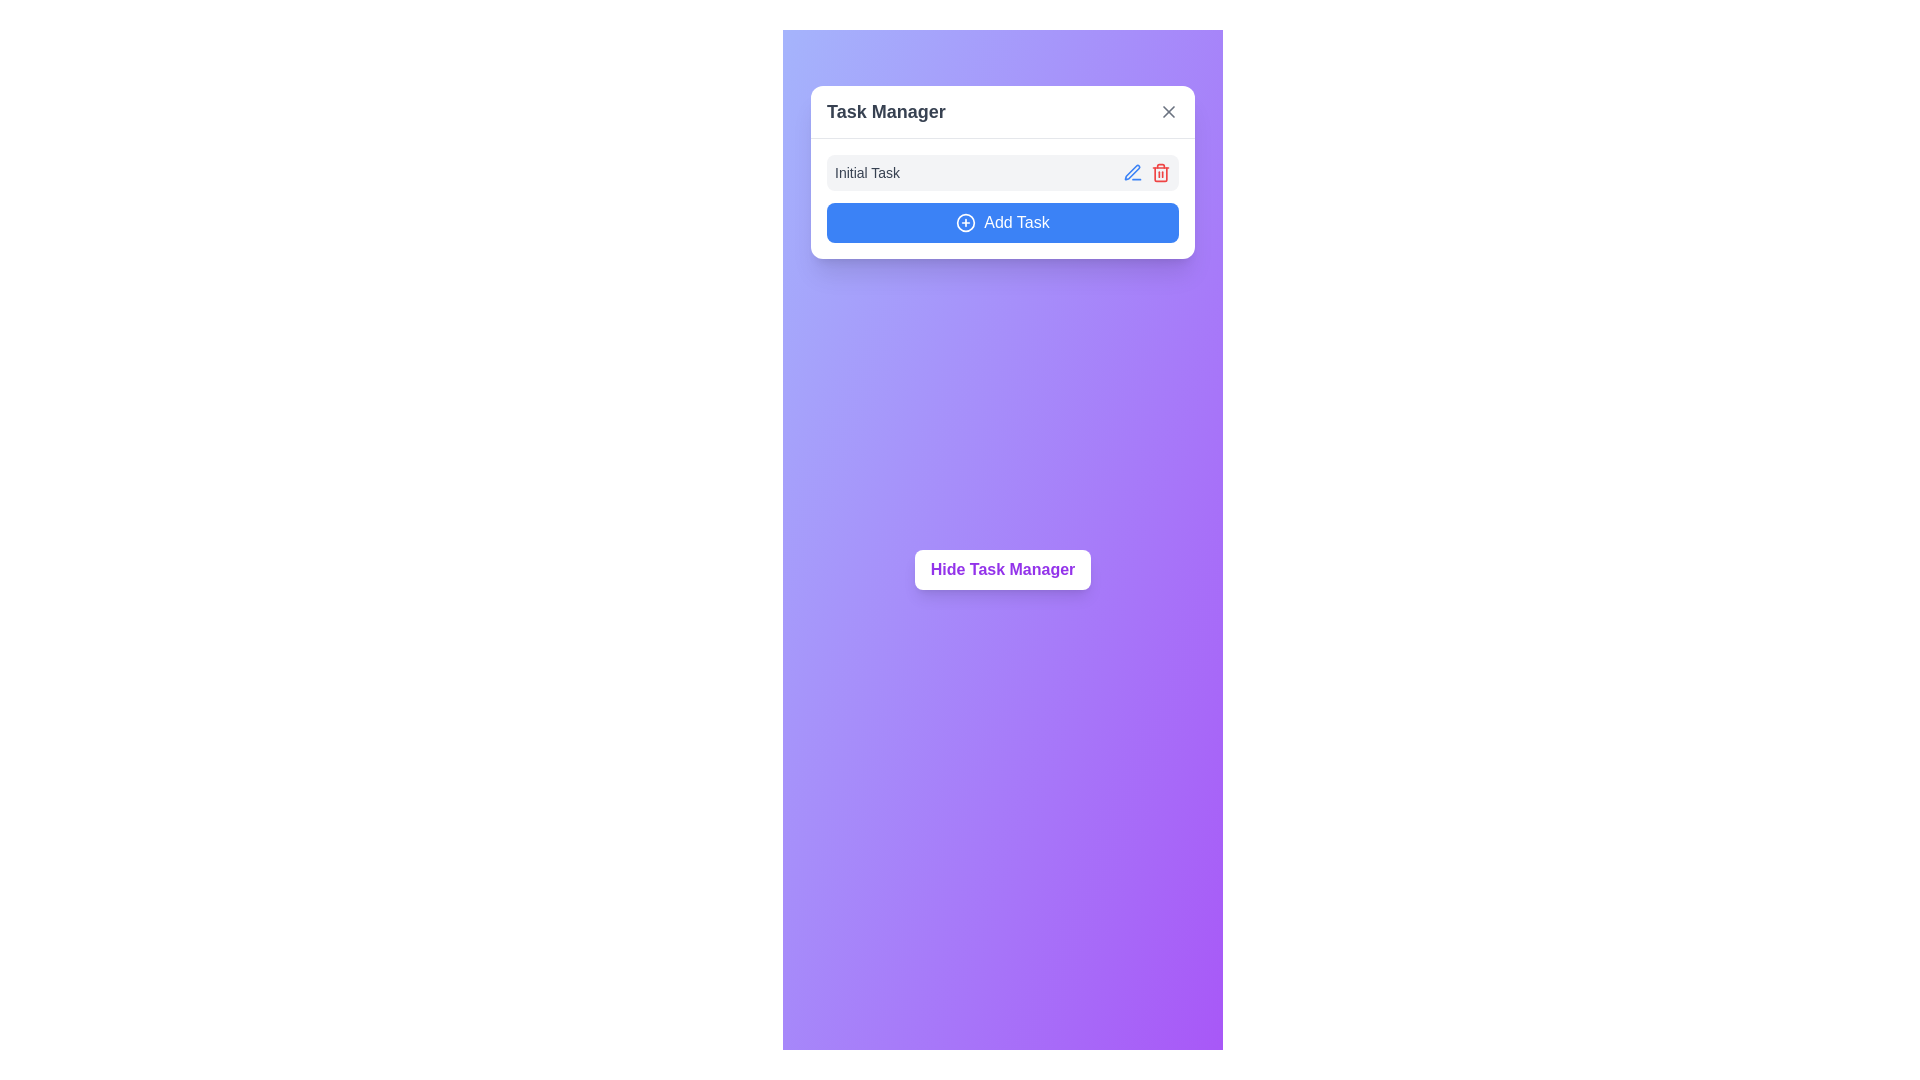  Describe the element at coordinates (1169, 111) in the screenshot. I see `the close button in the header of the 'Task Manager' panel to change its color to red` at that location.